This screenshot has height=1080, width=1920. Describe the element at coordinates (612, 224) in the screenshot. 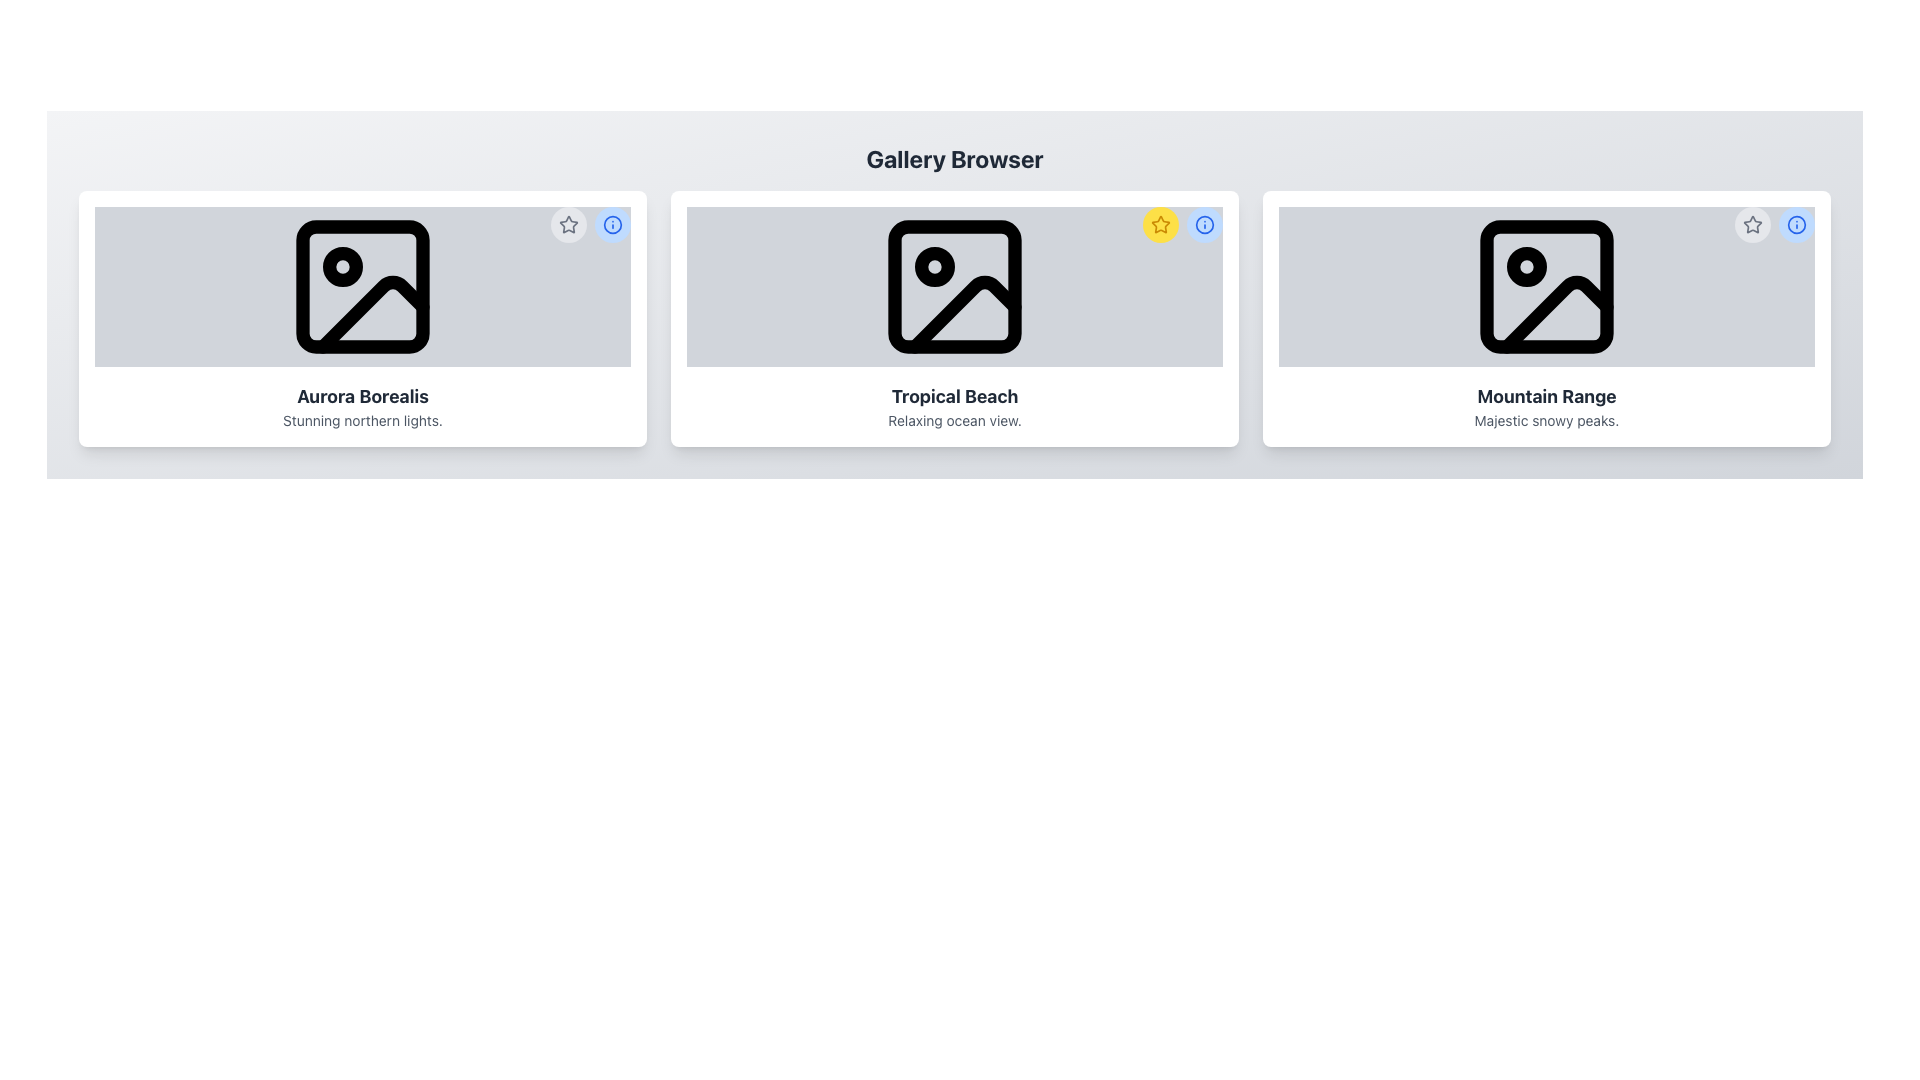

I see `the 'info' icon button located at the top-right corner of the 'Aurora Borealis' card` at that location.